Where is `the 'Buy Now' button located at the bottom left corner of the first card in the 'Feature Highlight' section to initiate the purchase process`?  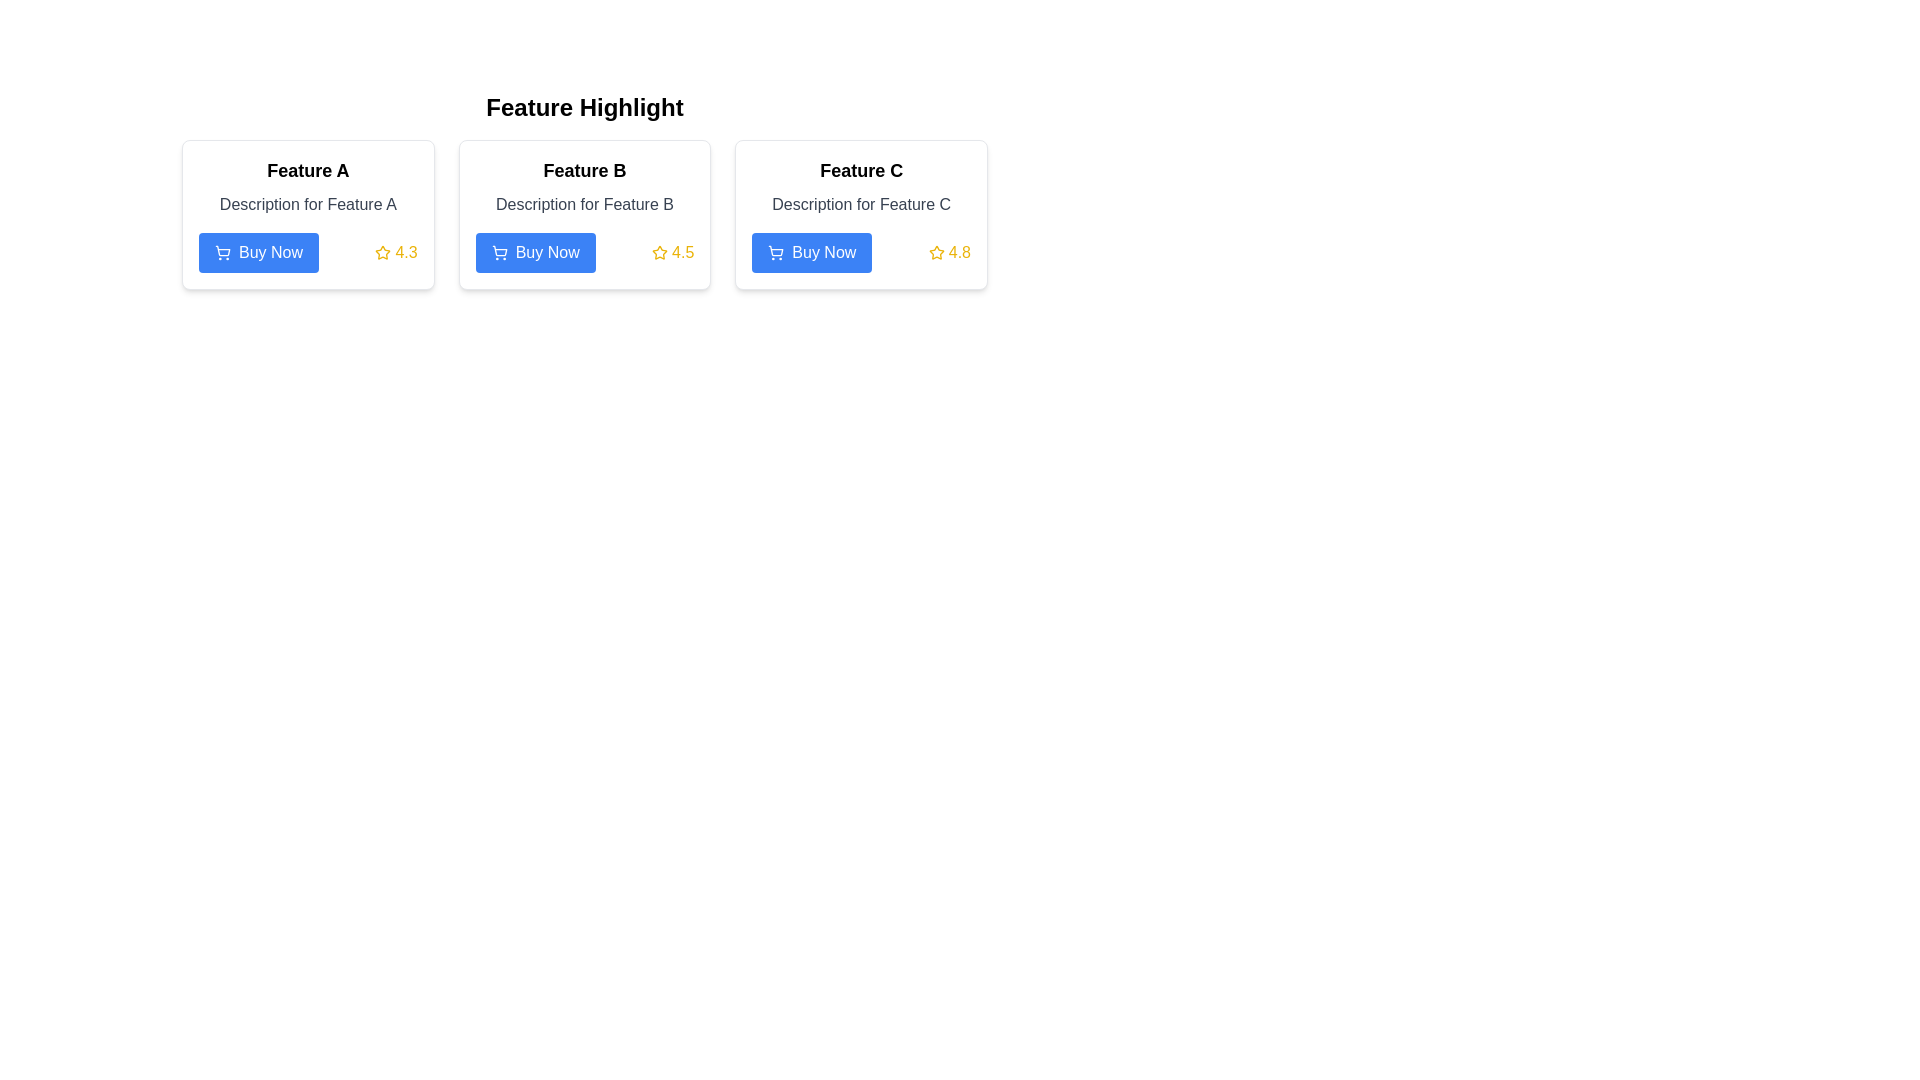
the 'Buy Now' button located at the bottom left corner of the first card in the 'Feature Highlight' section to initiate the purchase process is located at coordinates (258, 252).